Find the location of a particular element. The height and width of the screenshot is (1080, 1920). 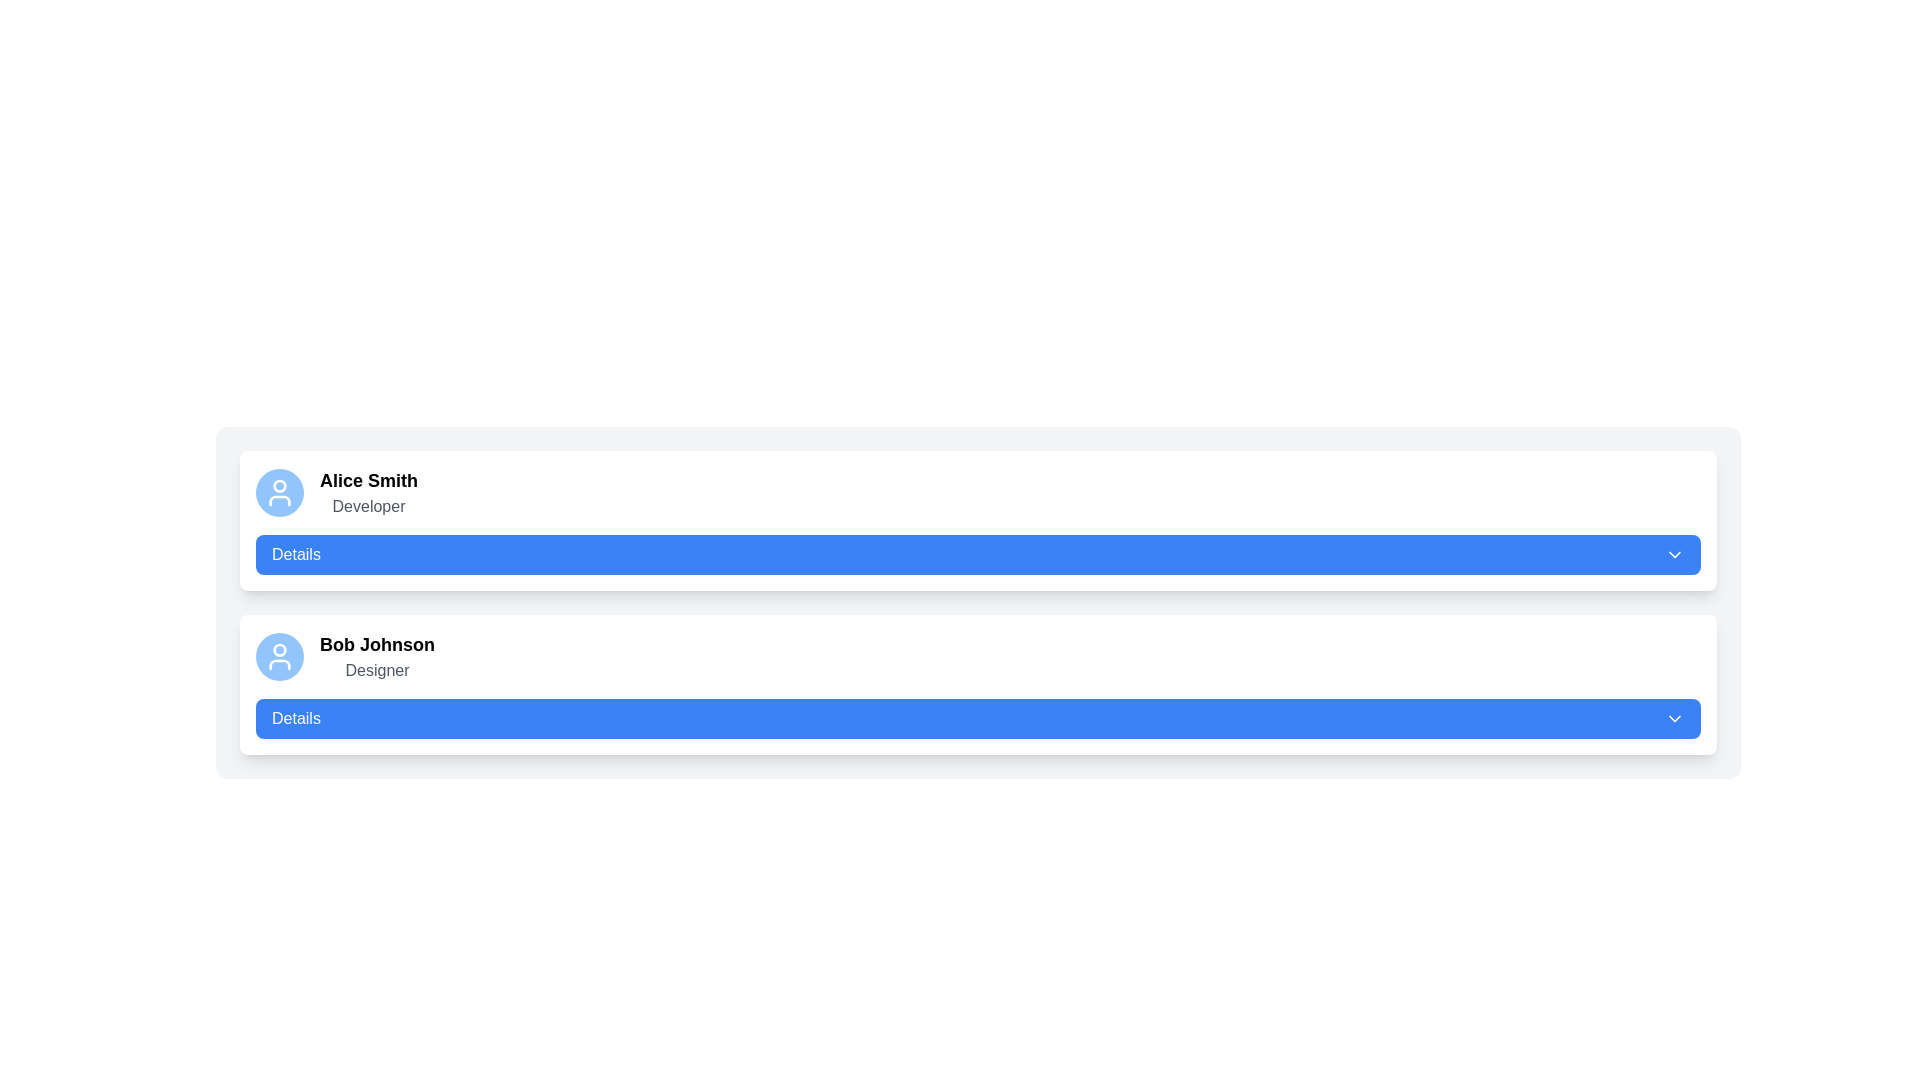

the user profile icon, which is a minimalist line art of a person encased in a bright blue circular background, located in the top-left section of the profile card is located at coordinates (278, 656).